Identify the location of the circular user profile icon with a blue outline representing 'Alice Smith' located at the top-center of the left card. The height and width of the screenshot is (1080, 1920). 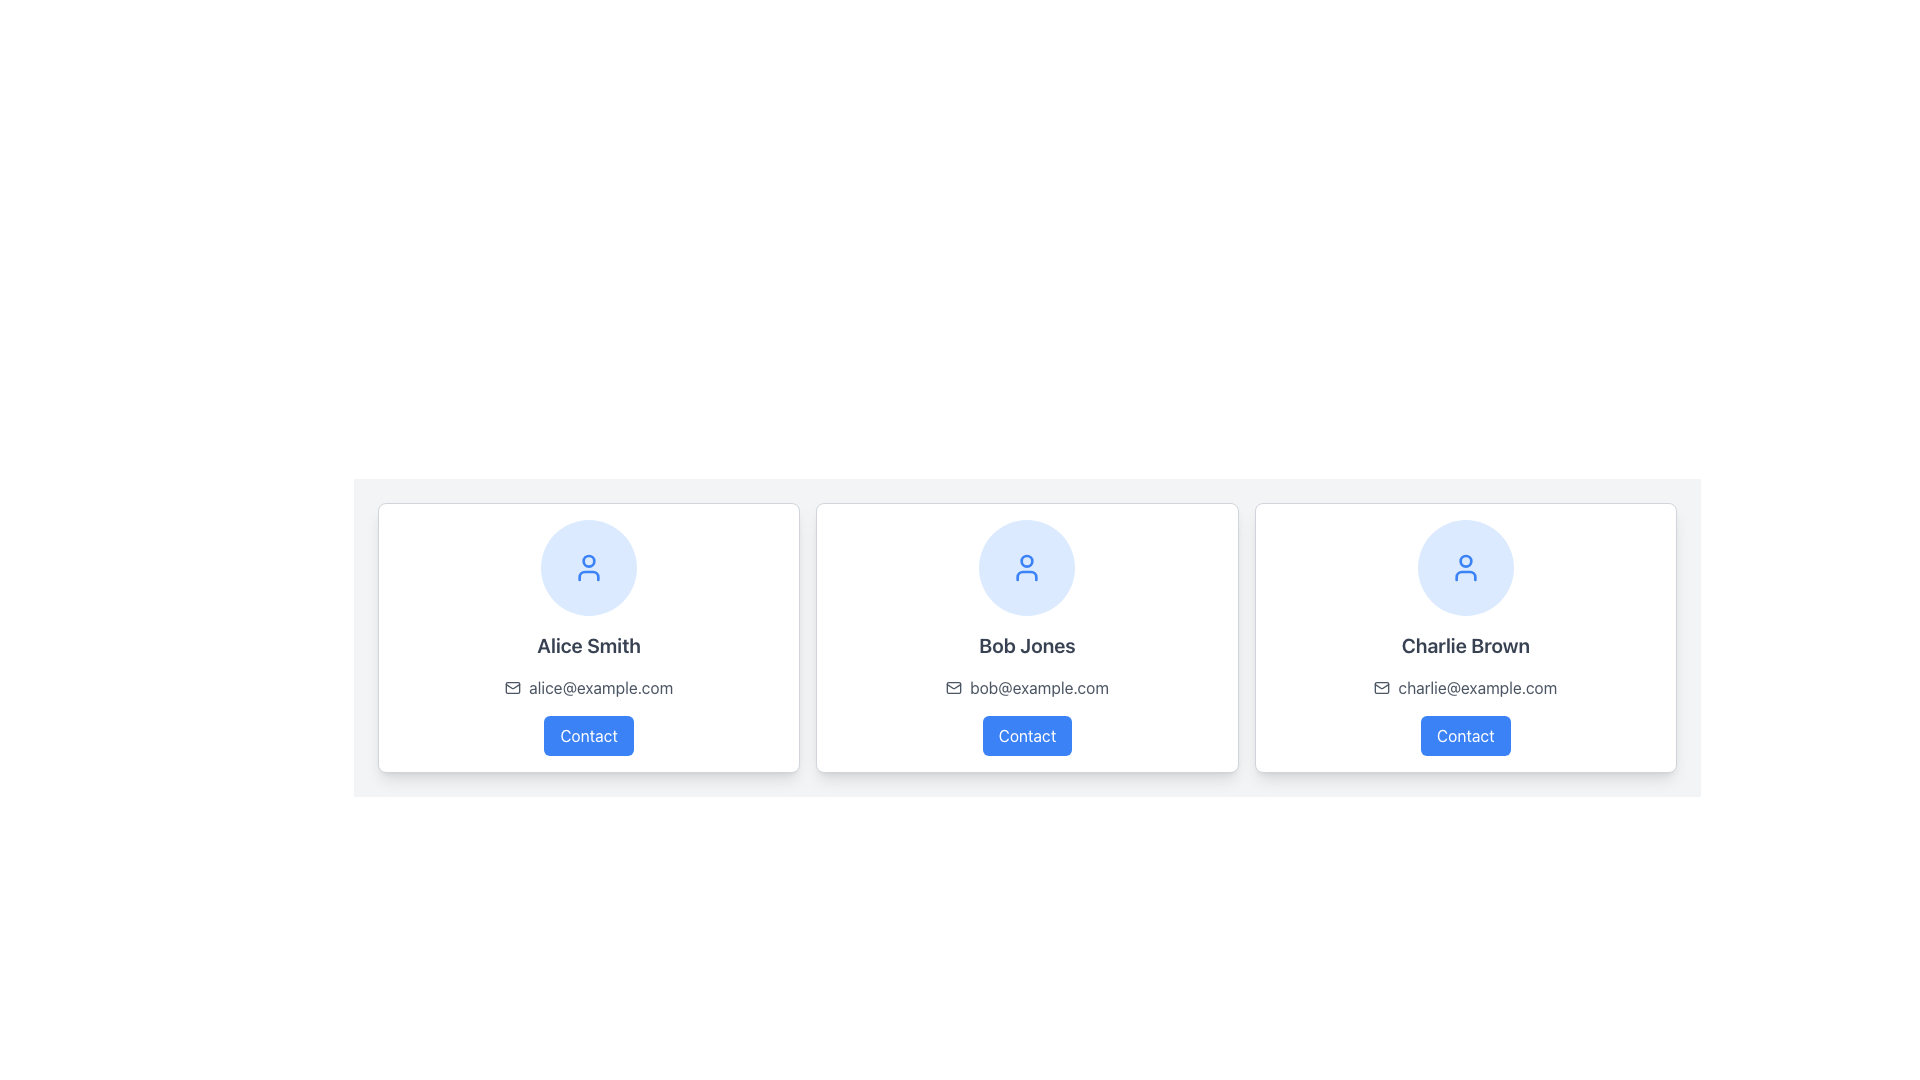
(588, 567).